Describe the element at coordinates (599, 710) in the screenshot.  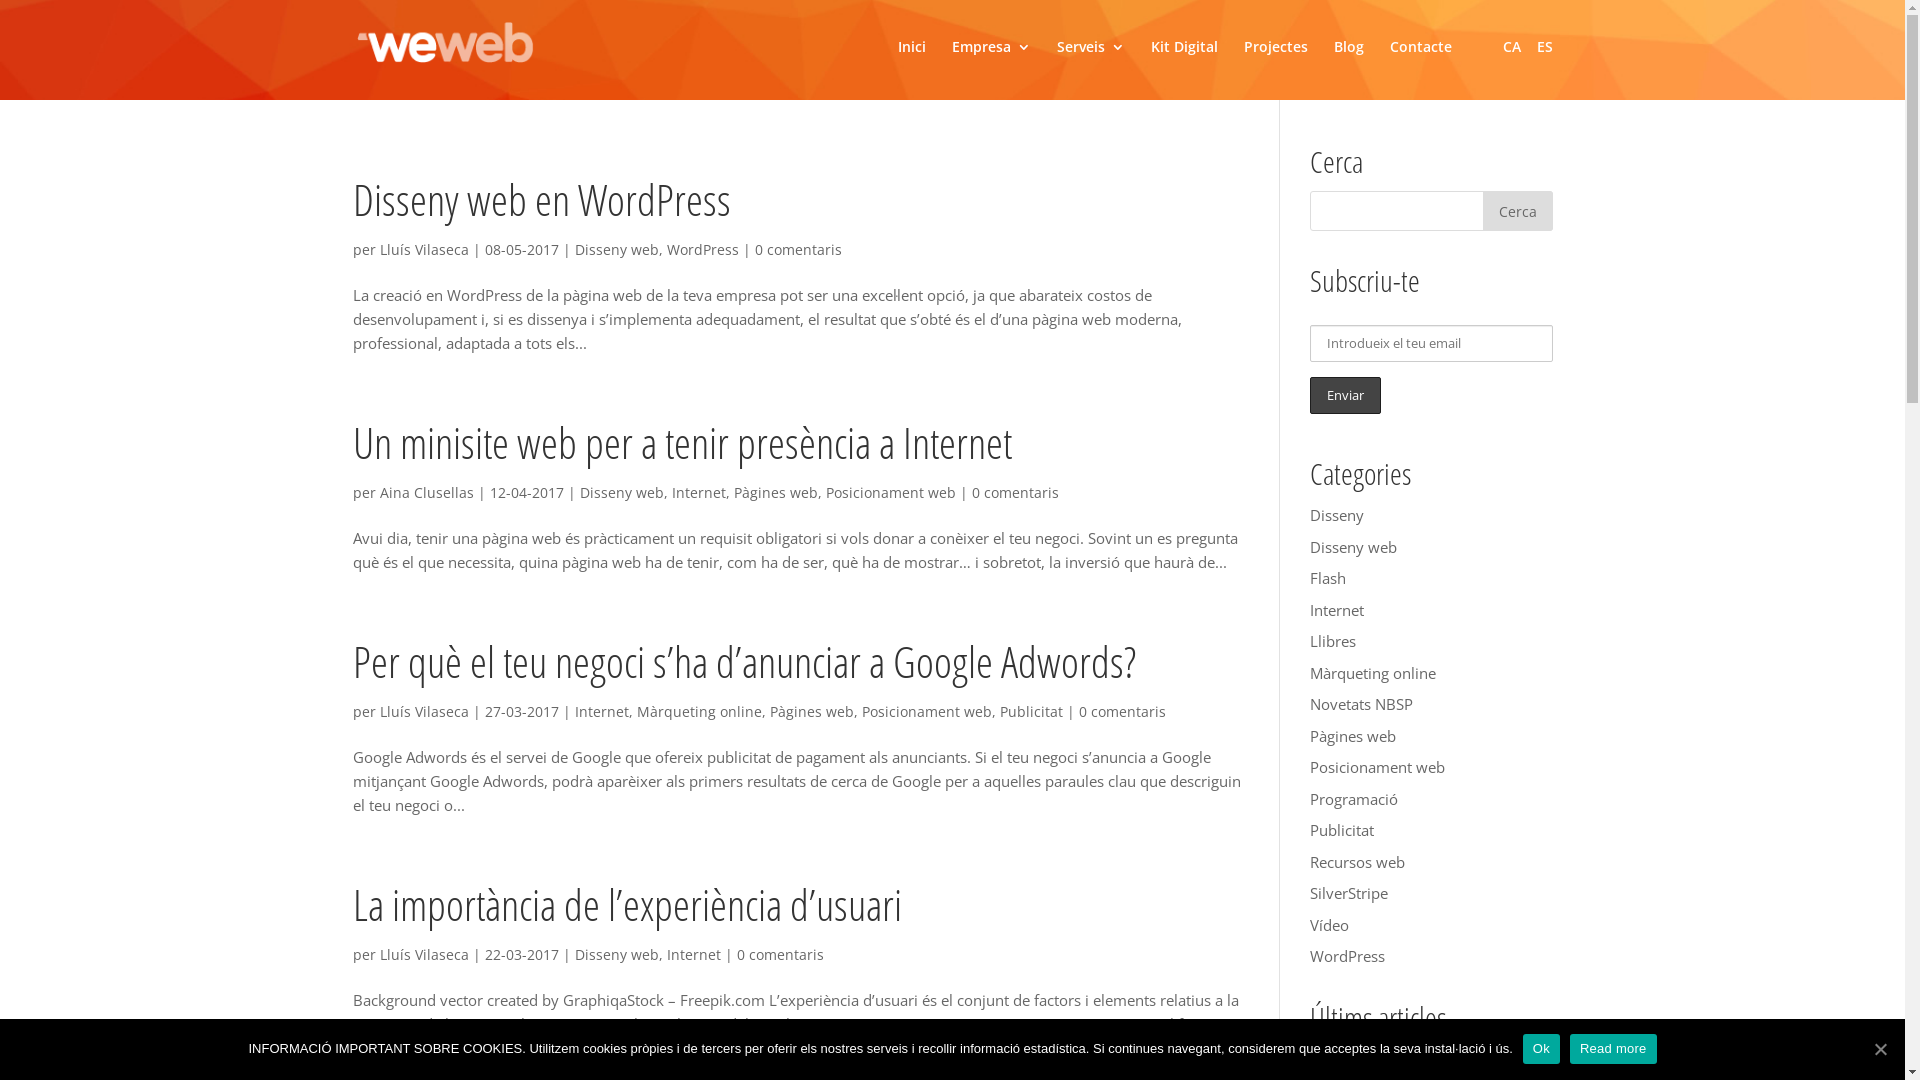
I see `'Internet'` at that location.